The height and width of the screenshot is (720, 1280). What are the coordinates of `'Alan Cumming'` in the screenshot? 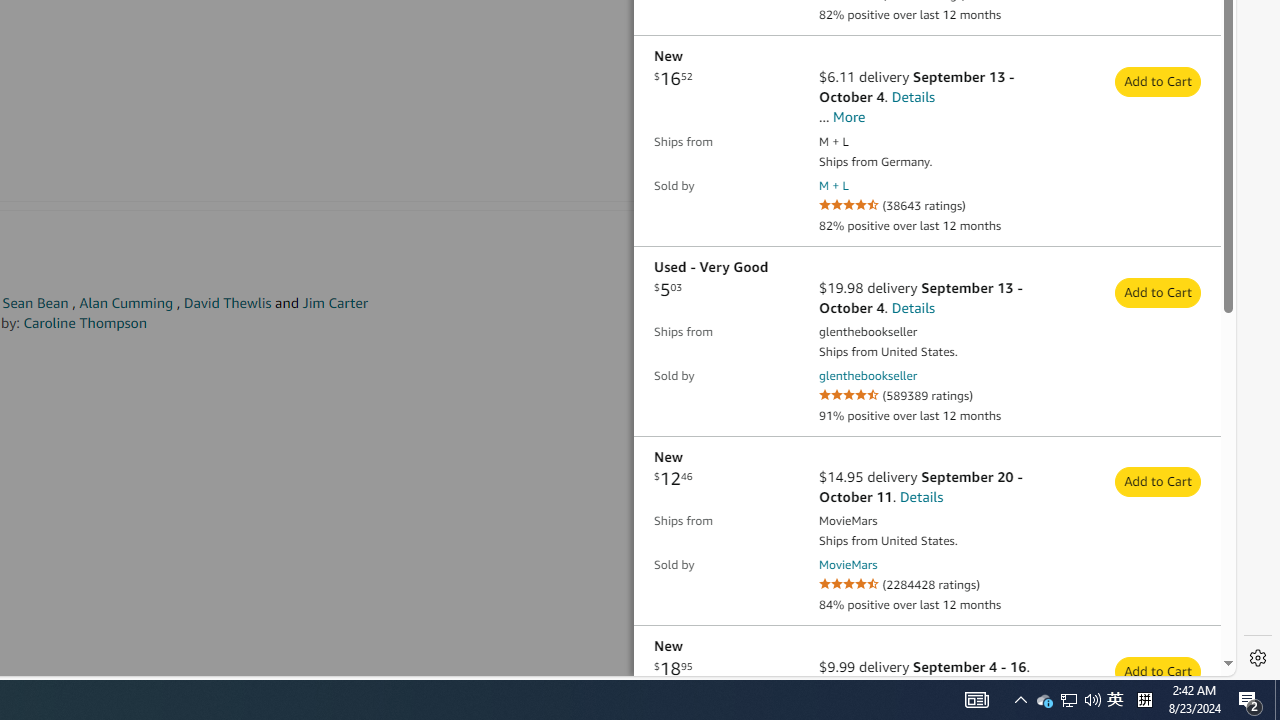 It's located at (125, 303).